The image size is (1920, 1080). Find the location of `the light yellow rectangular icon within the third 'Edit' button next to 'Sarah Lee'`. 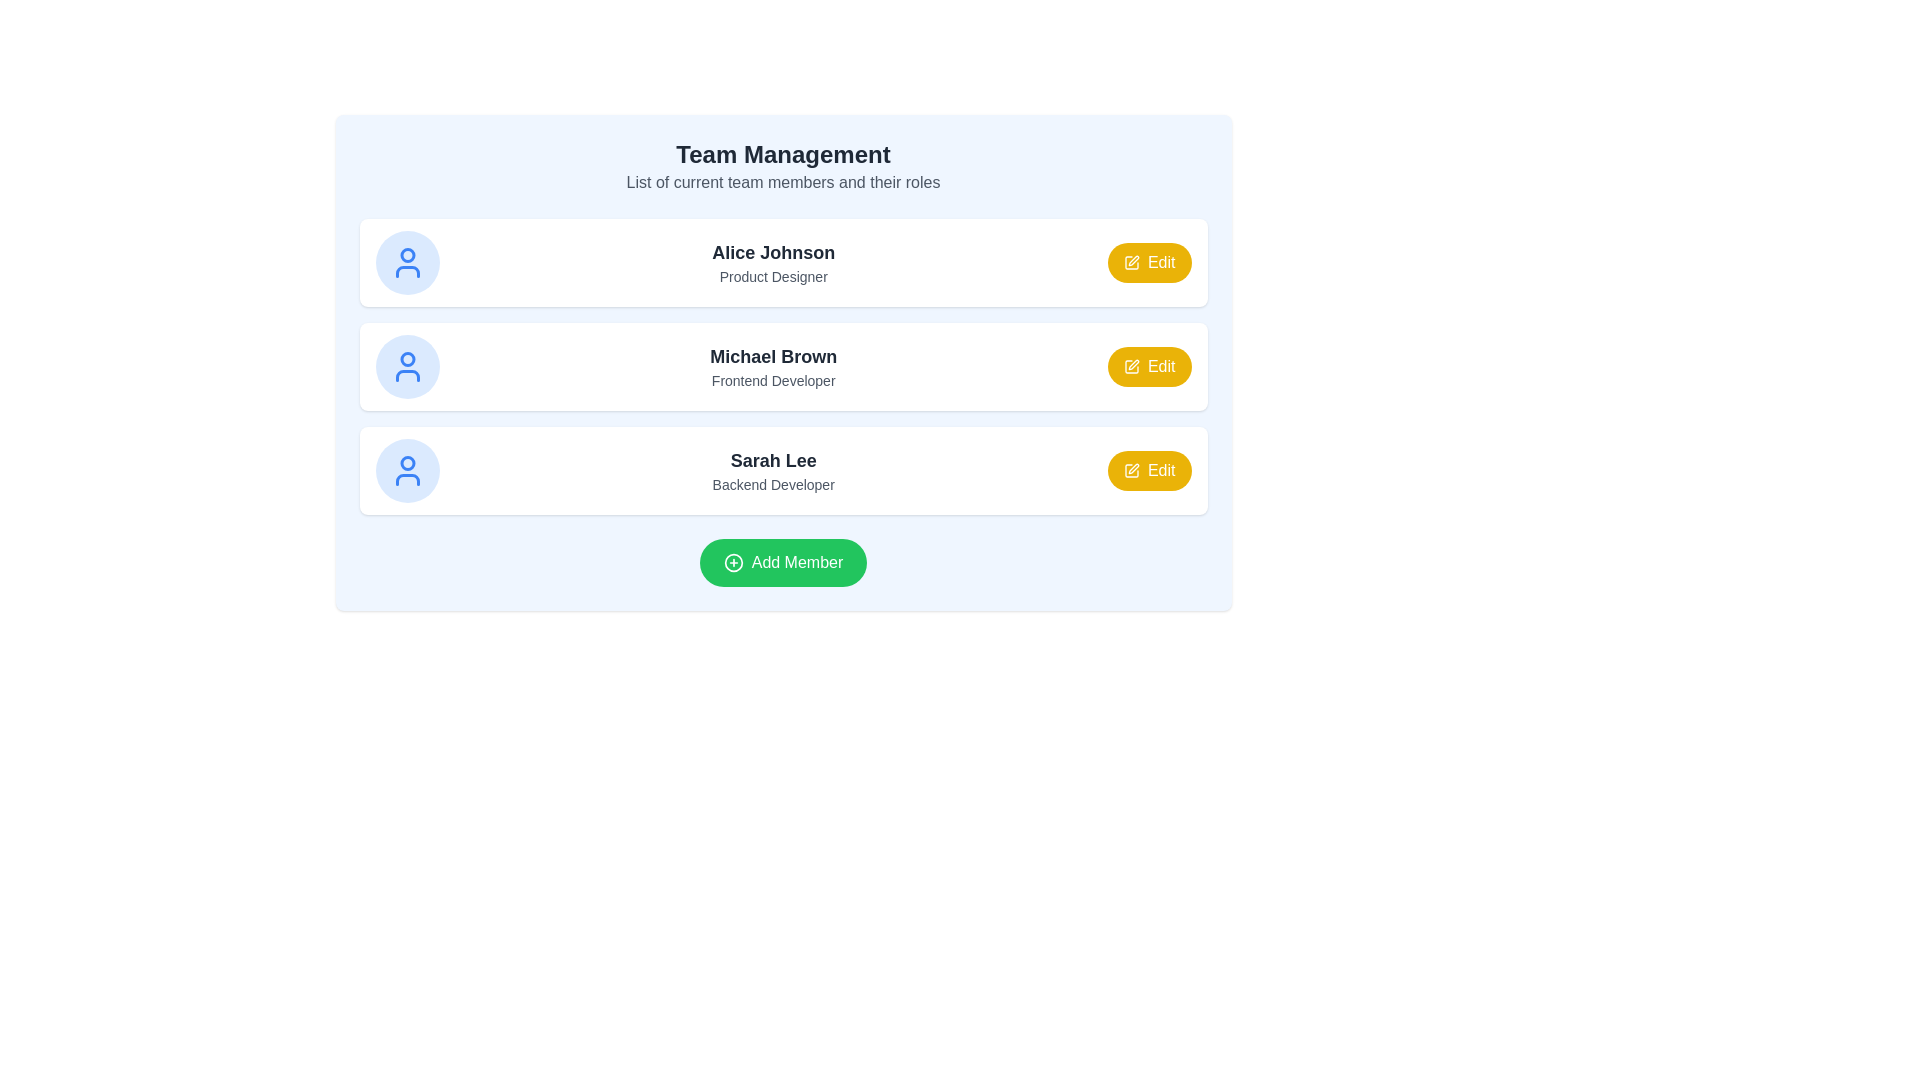

the light yellow rectangular icon within the third 'Edit' button next to 'Sarah Lee' is located at coordinates (1131, 470).